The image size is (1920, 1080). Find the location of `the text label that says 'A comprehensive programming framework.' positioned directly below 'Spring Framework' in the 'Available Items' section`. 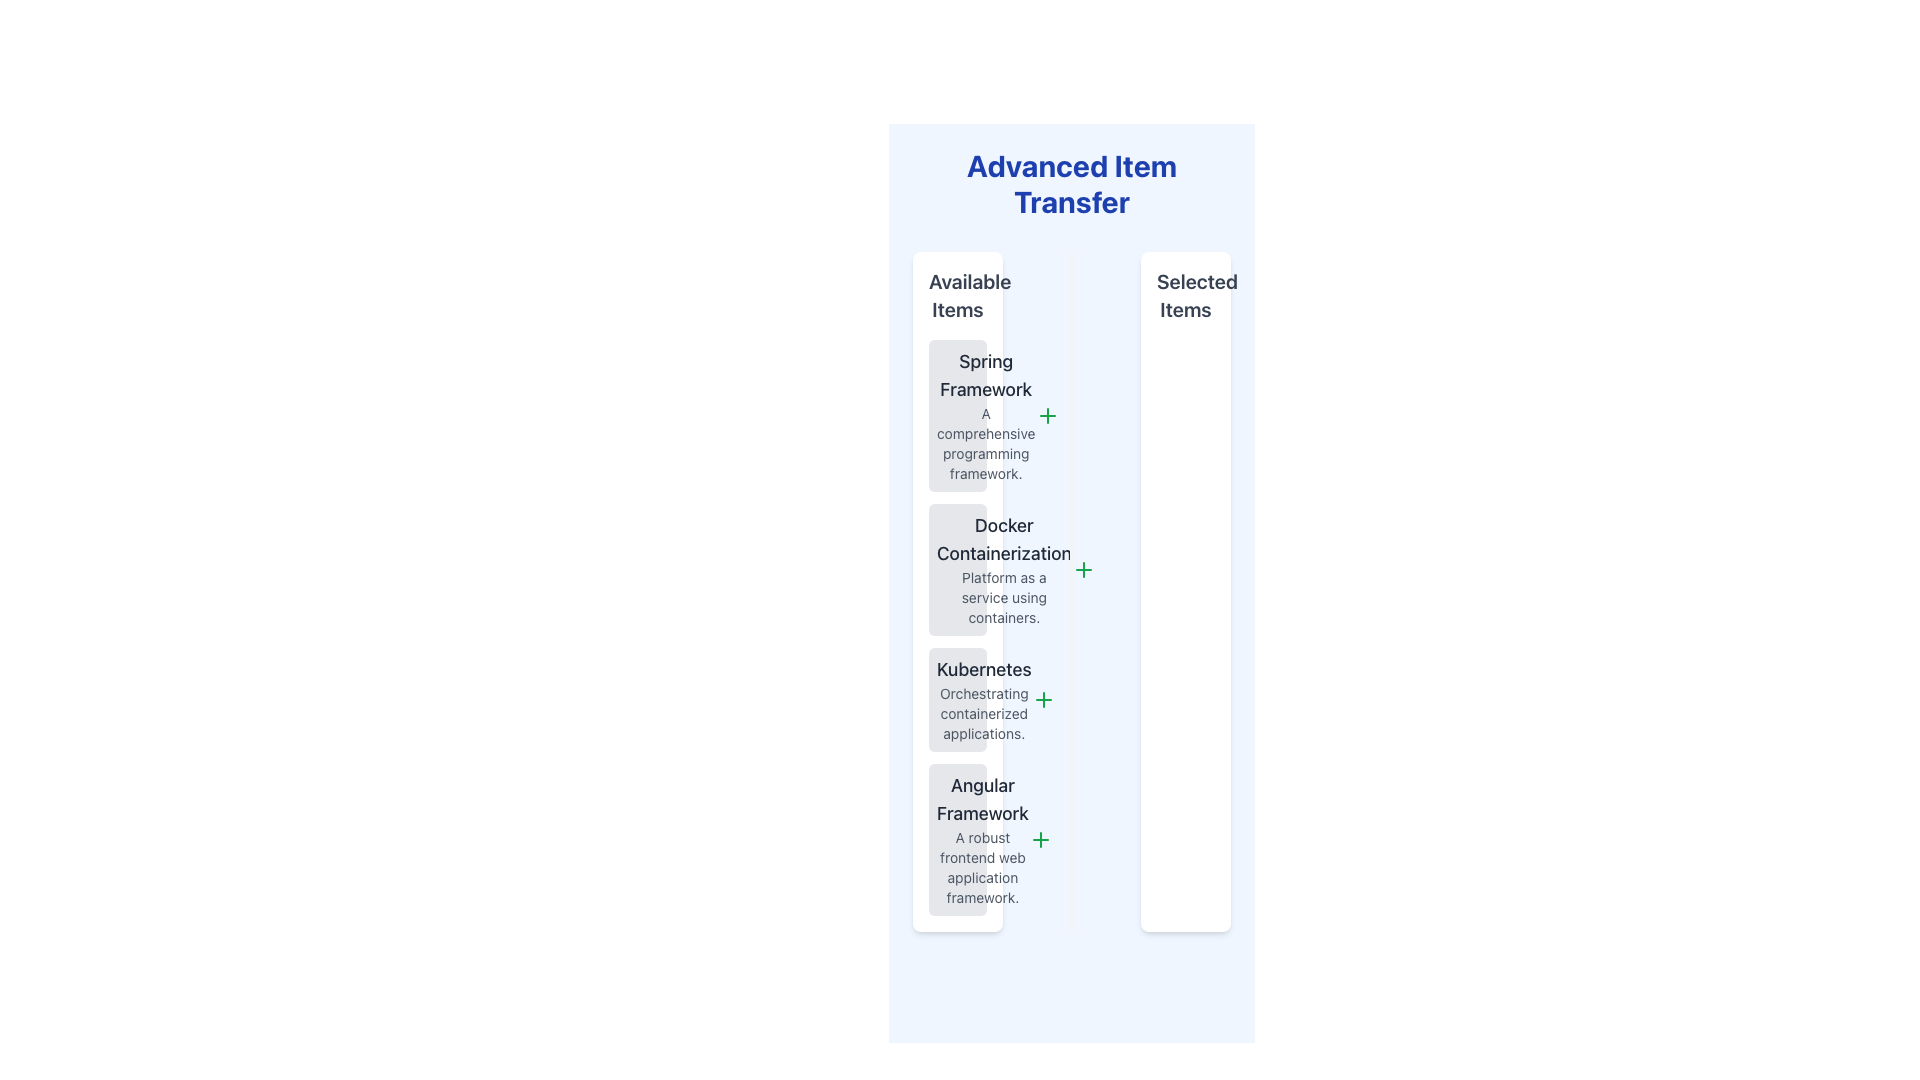

the text label that says 'A comprehensive programming framework.' positioned directly below 'Spring Framework' in the 'Available Items' section is located at coordinates (986, 442).